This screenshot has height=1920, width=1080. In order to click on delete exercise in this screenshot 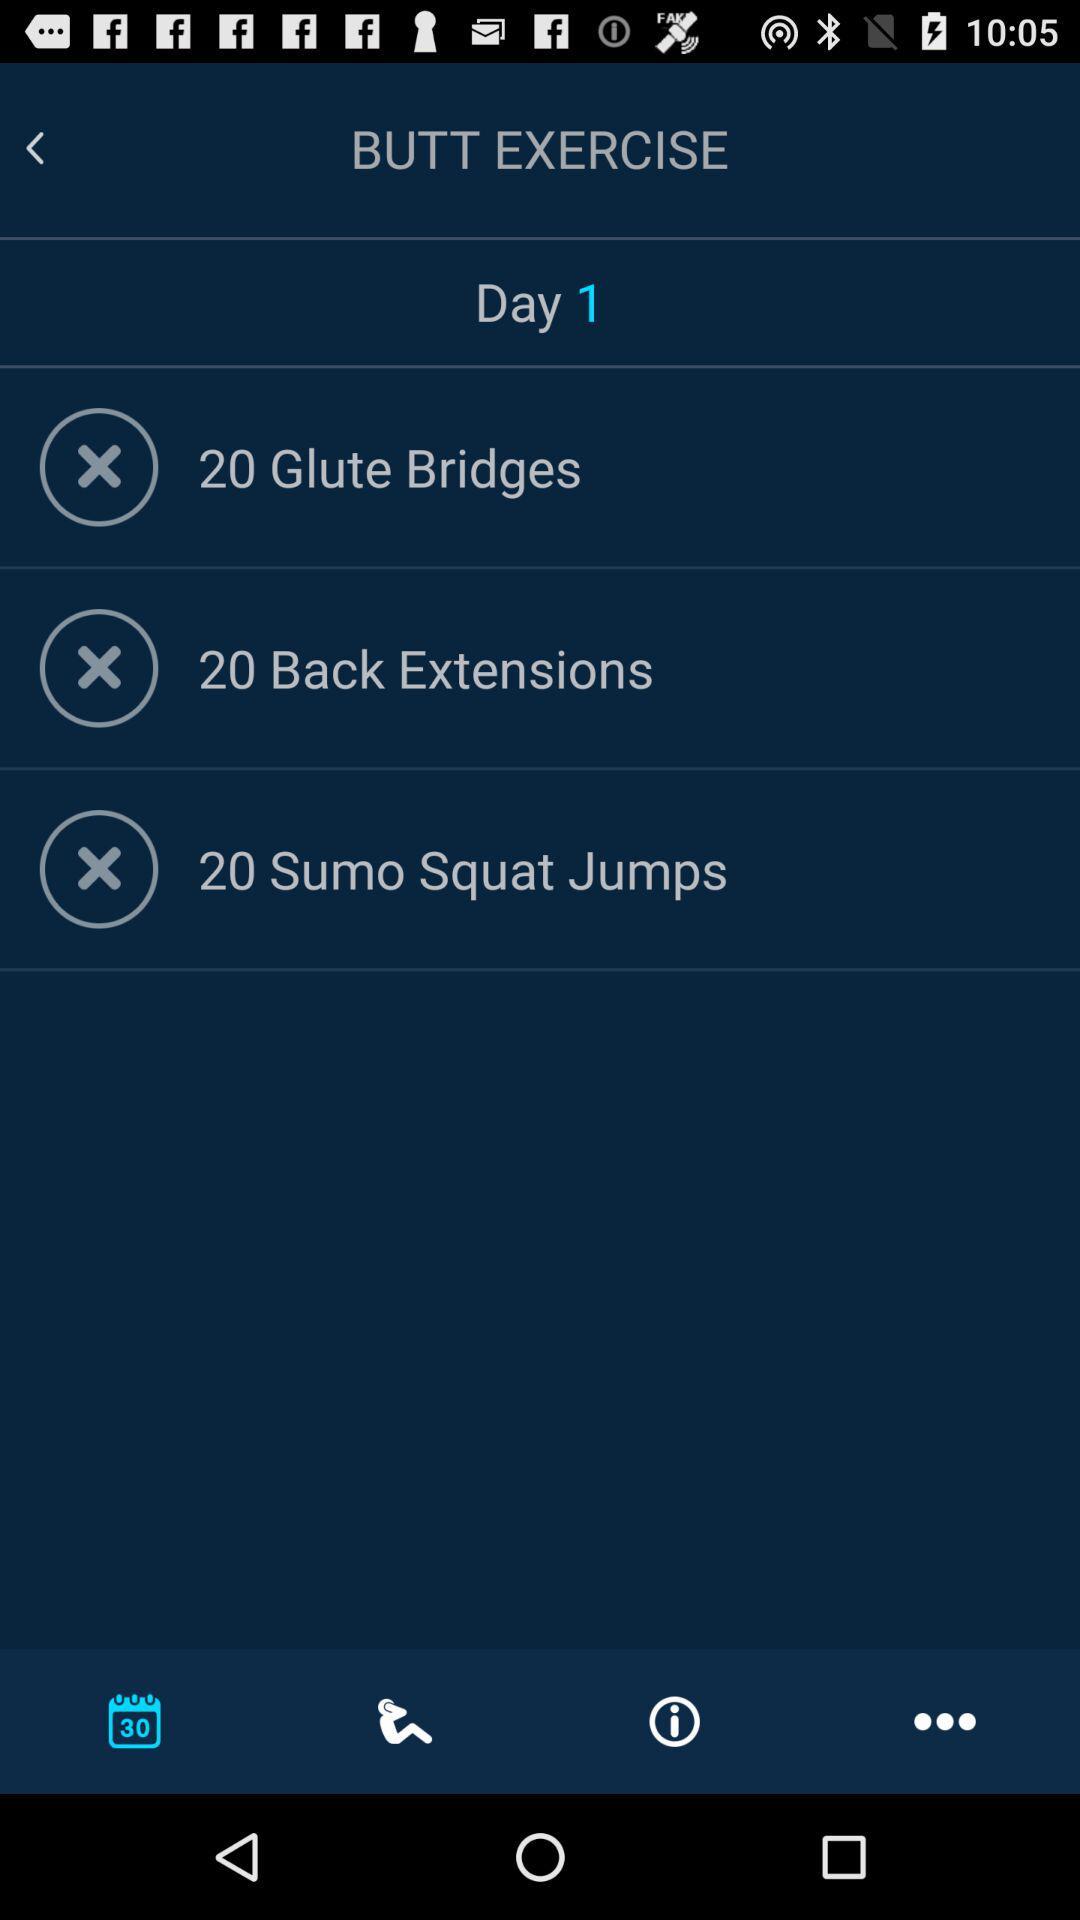, I will do `click(99, 668)`.